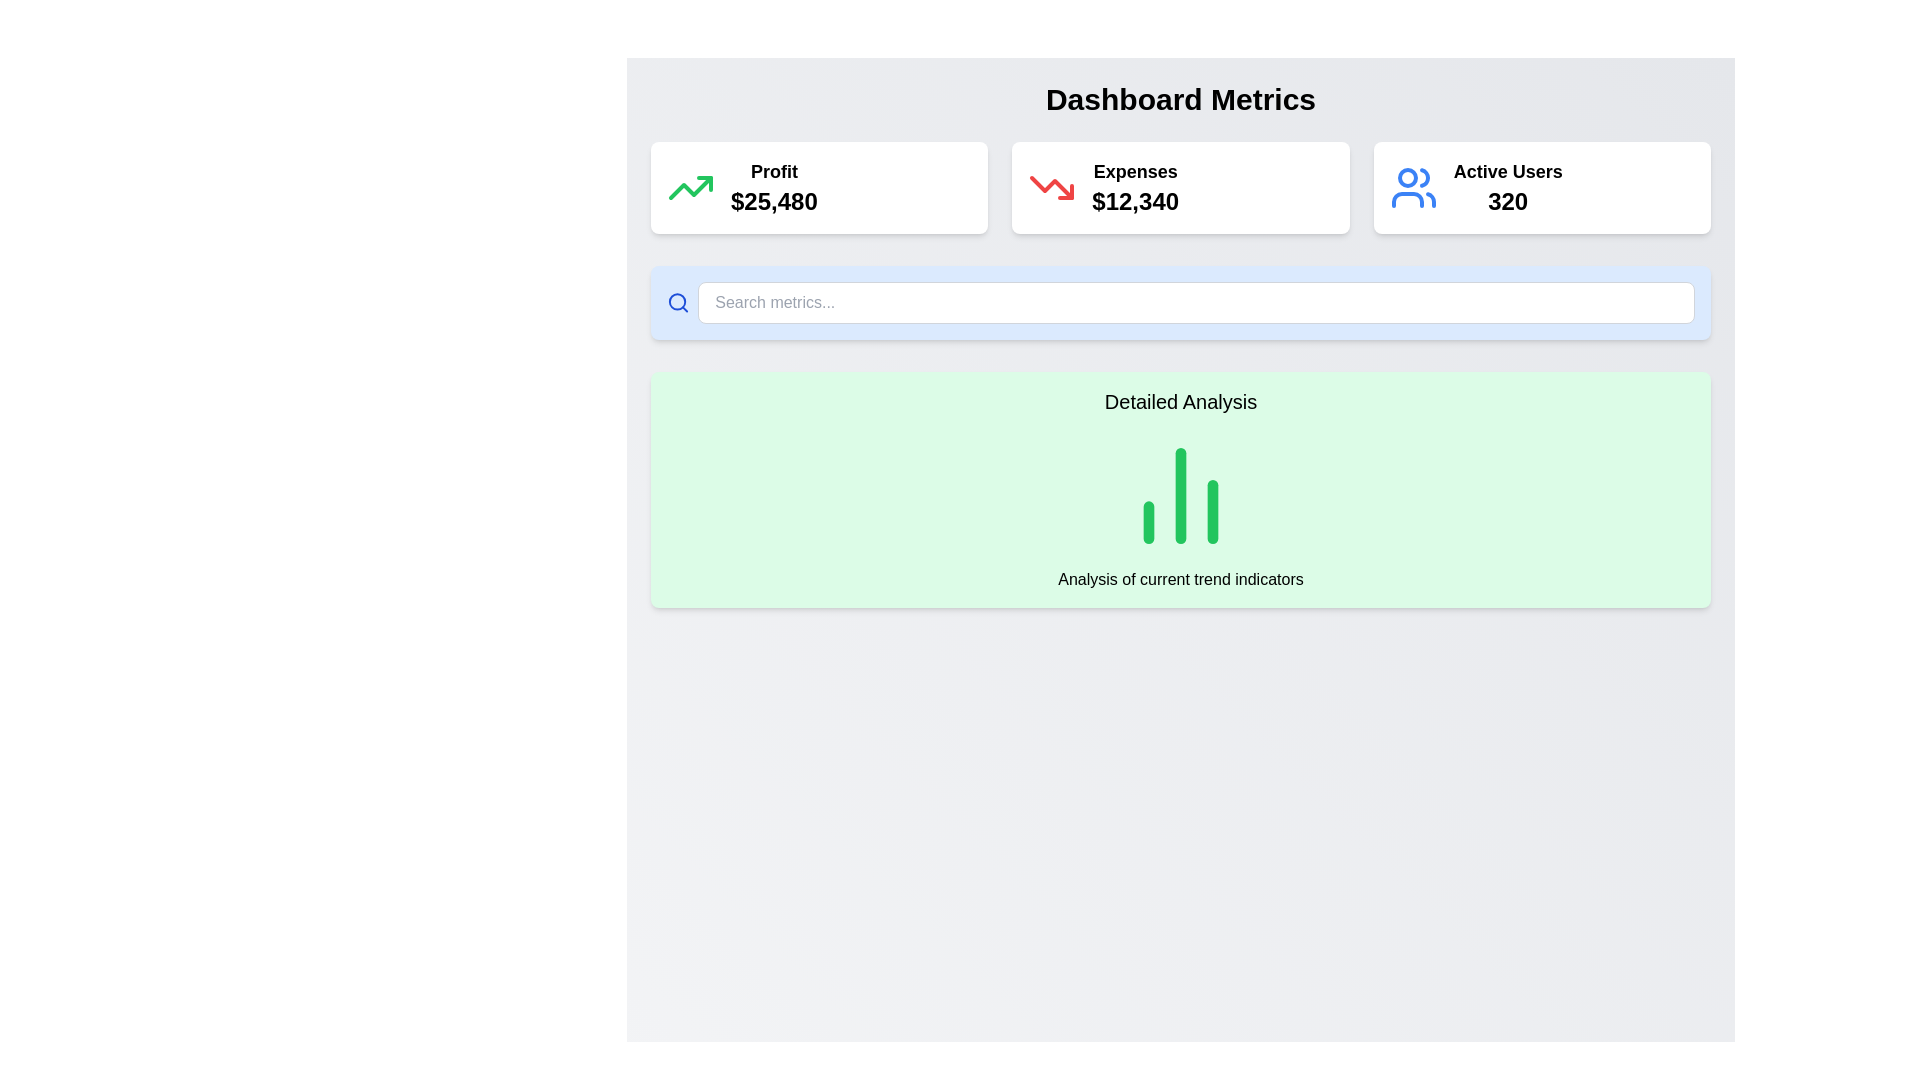 This screenshot has width=1920, height=1080. Describe the element at coordinates (1508, 171) in the screenshot. I see `the static text label 'Active Users' displayed in bold and larger font in the top-right section of the dashboard` at that location.